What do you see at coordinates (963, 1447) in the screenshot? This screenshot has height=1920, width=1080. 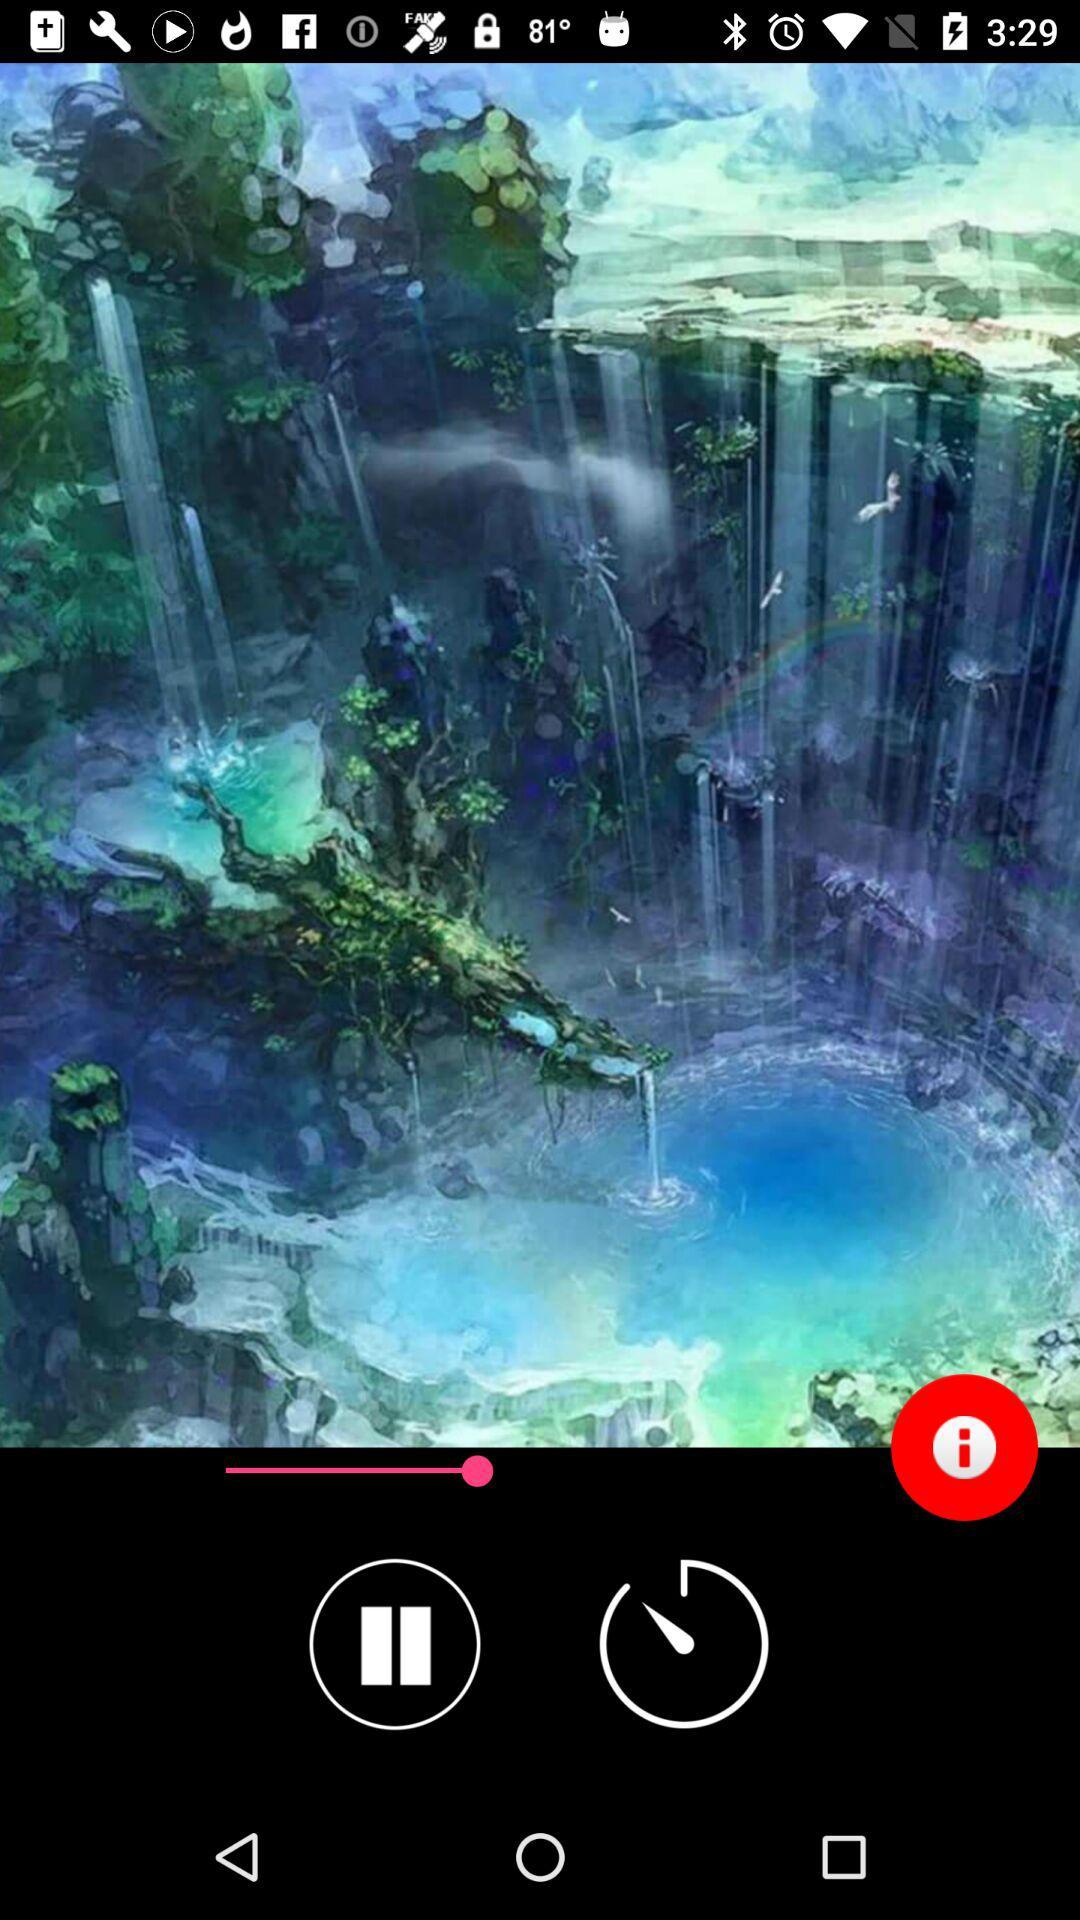 I see `the info icon` at bounding box center [963, 1447].